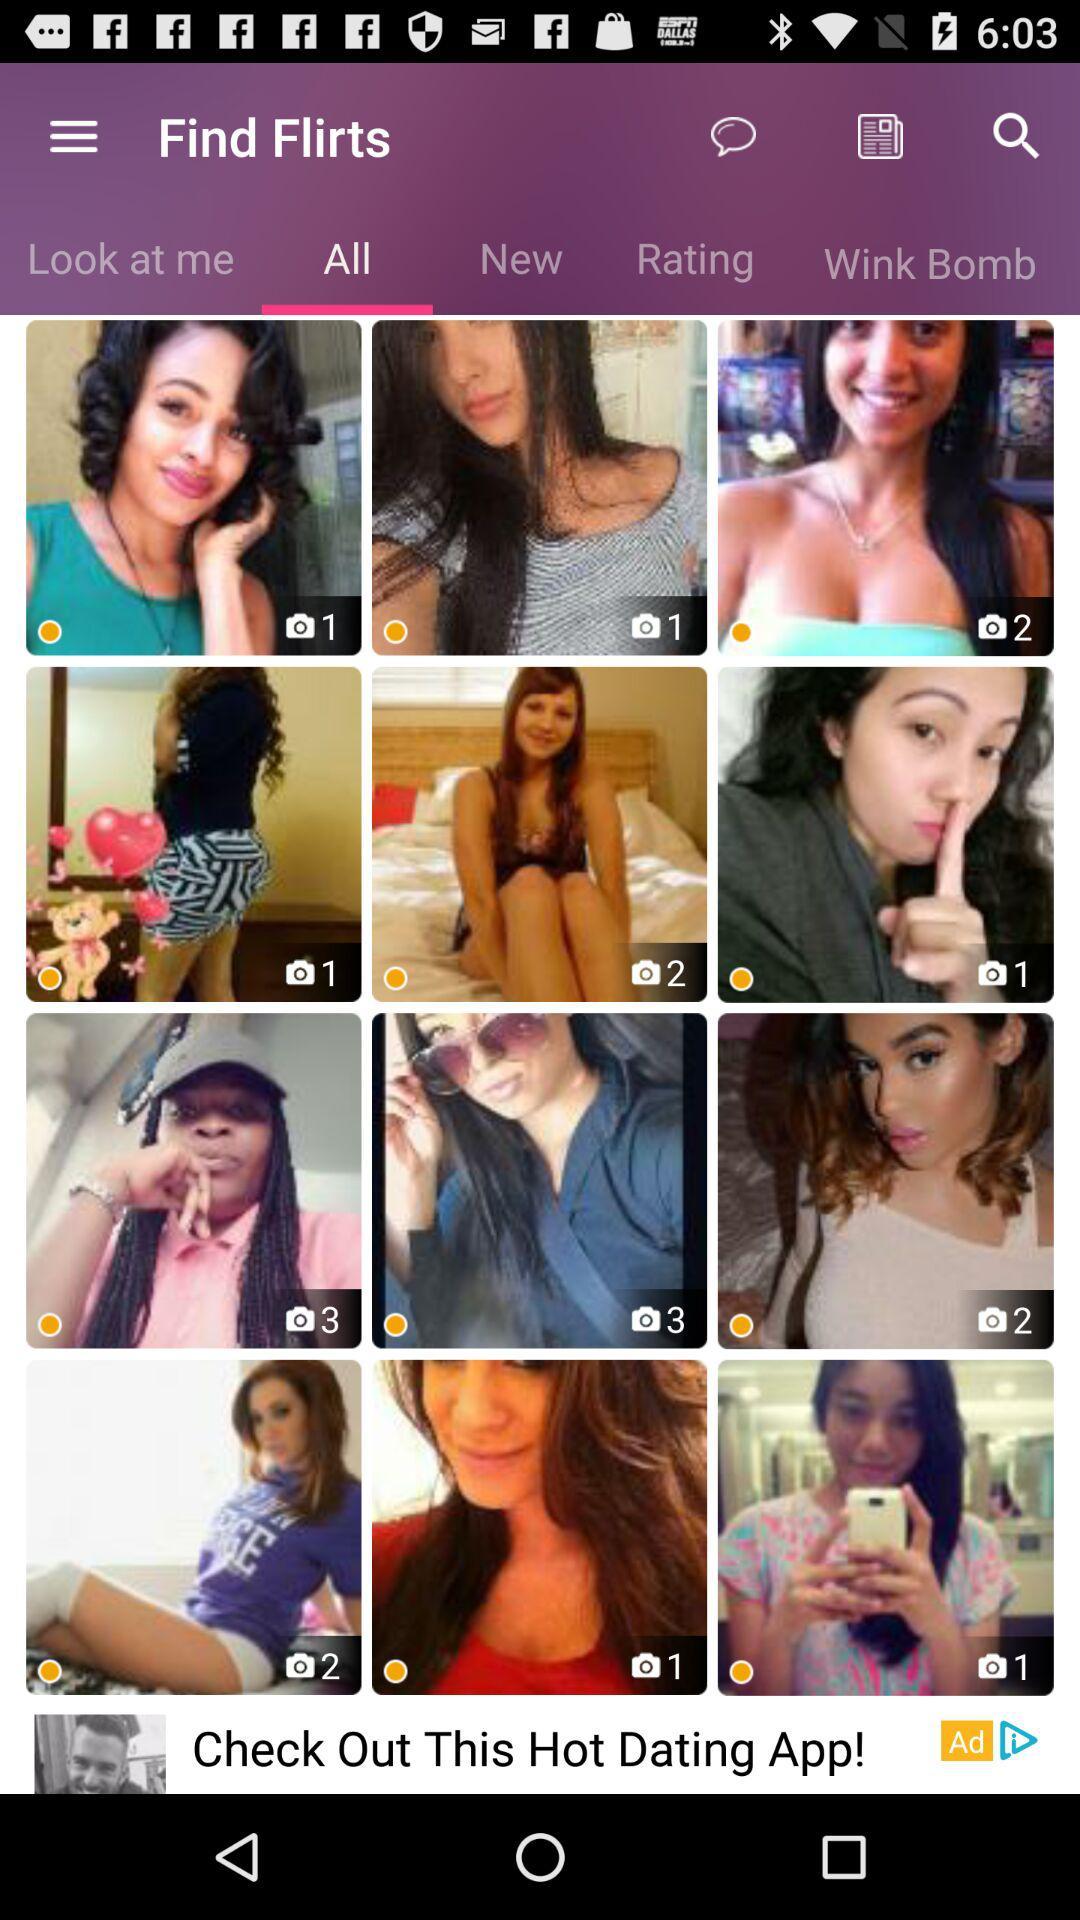 The width and height of the screenshot is (1080, 1920). Describe the element at coordinates (694, 261) in the screenshot. I see `the option right side of new` at that location.